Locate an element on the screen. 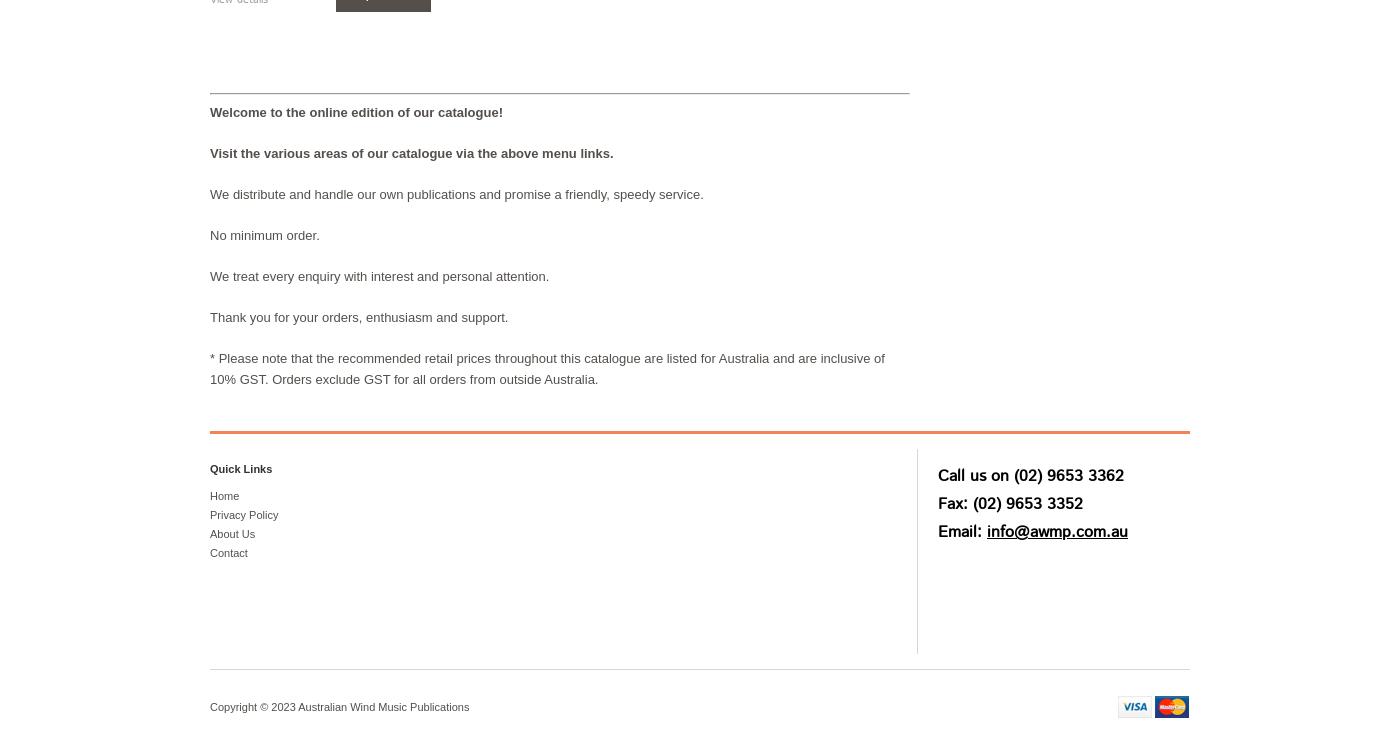 This screenshot has width=1400, height=743. 'About Us' is located at coordinates (231, 533).